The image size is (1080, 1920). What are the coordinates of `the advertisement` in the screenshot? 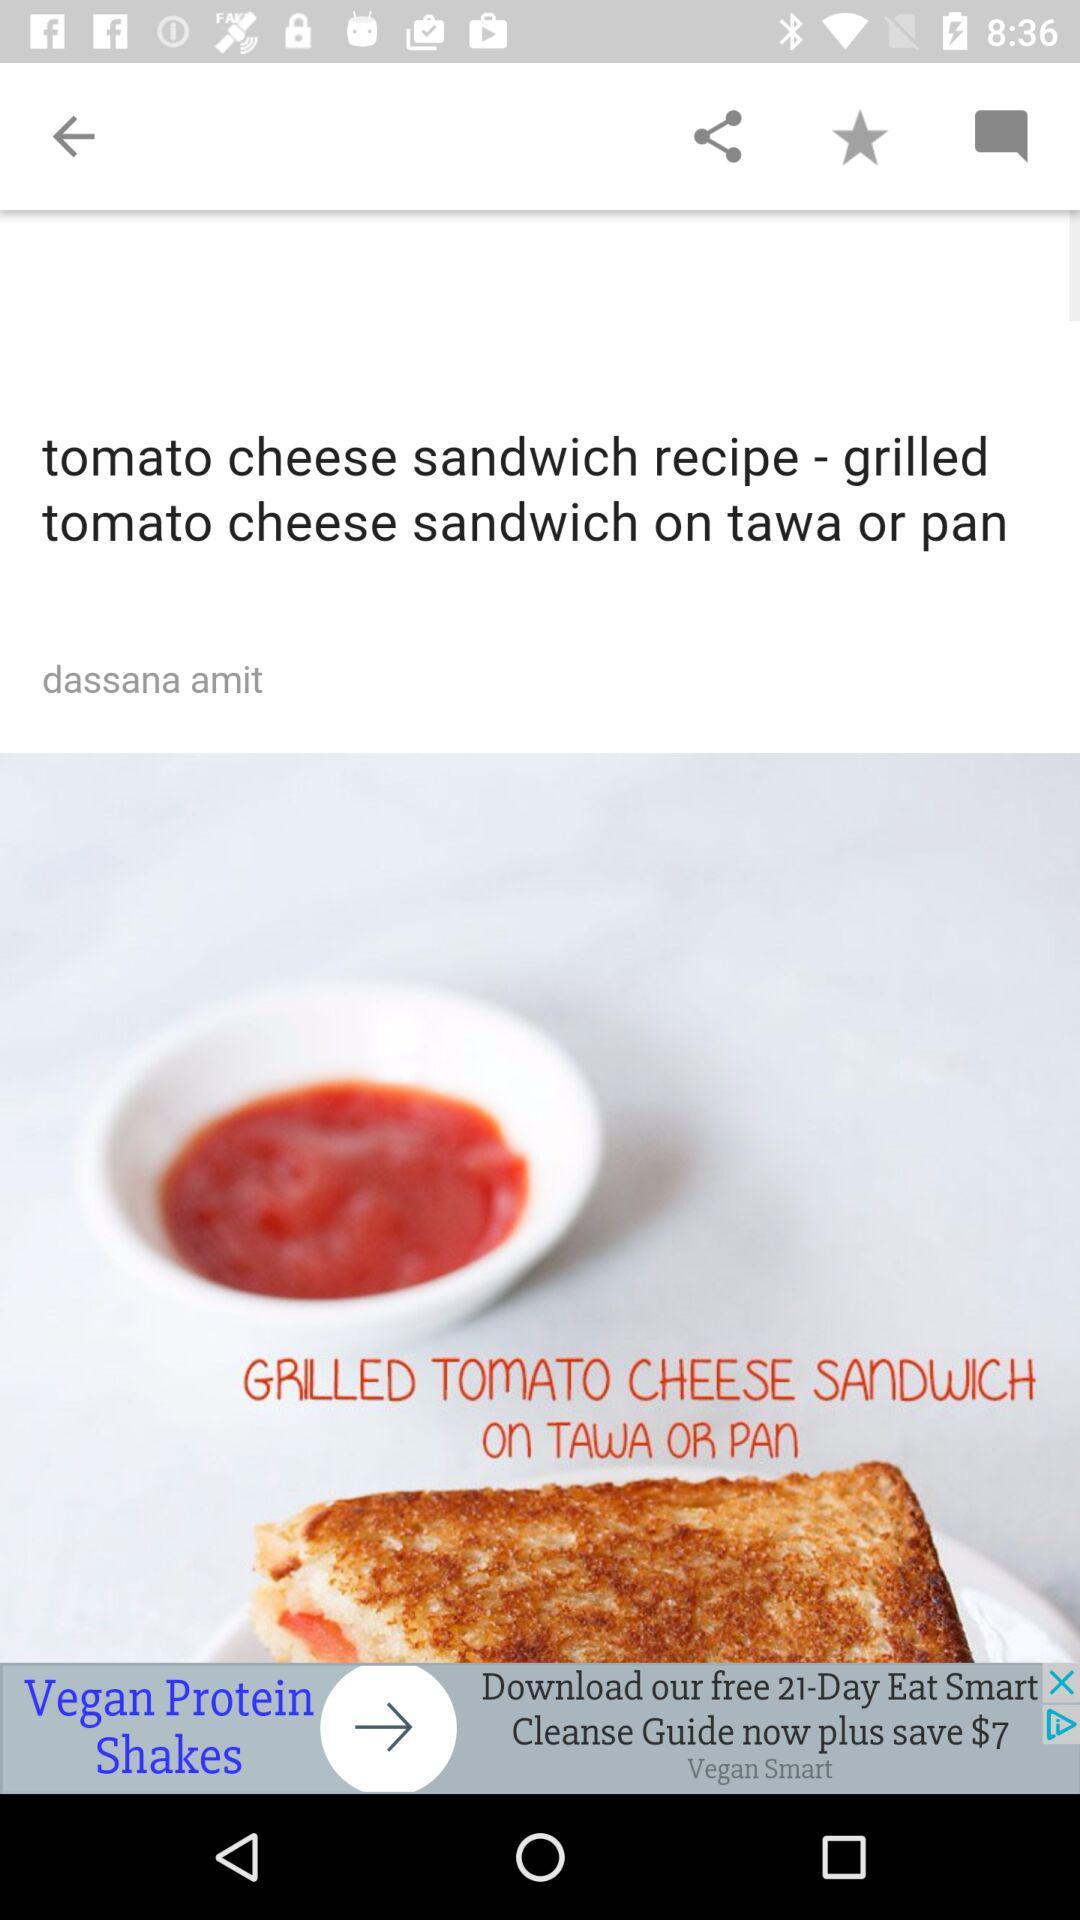 It's located at (540, 1727).